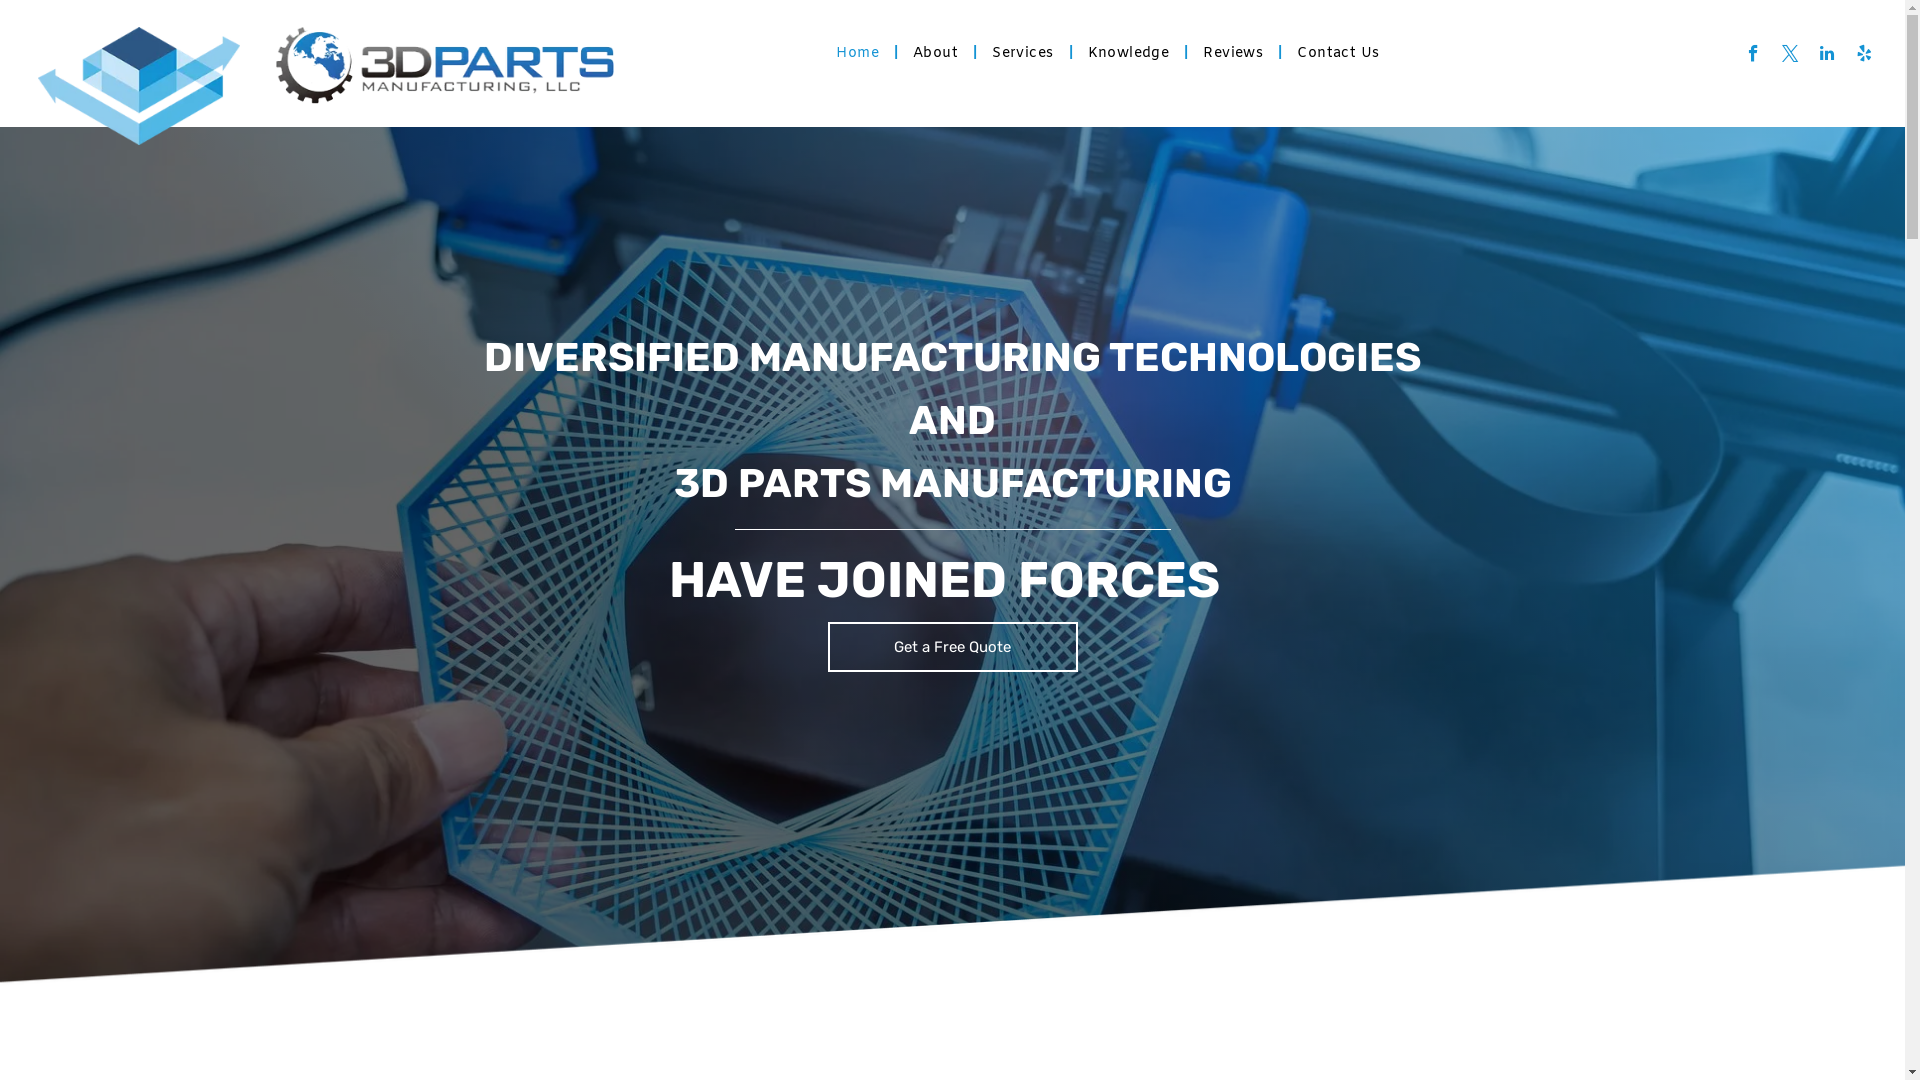  I want to click on '3D Parts Manufacturing , LLC', so click(443, 64).